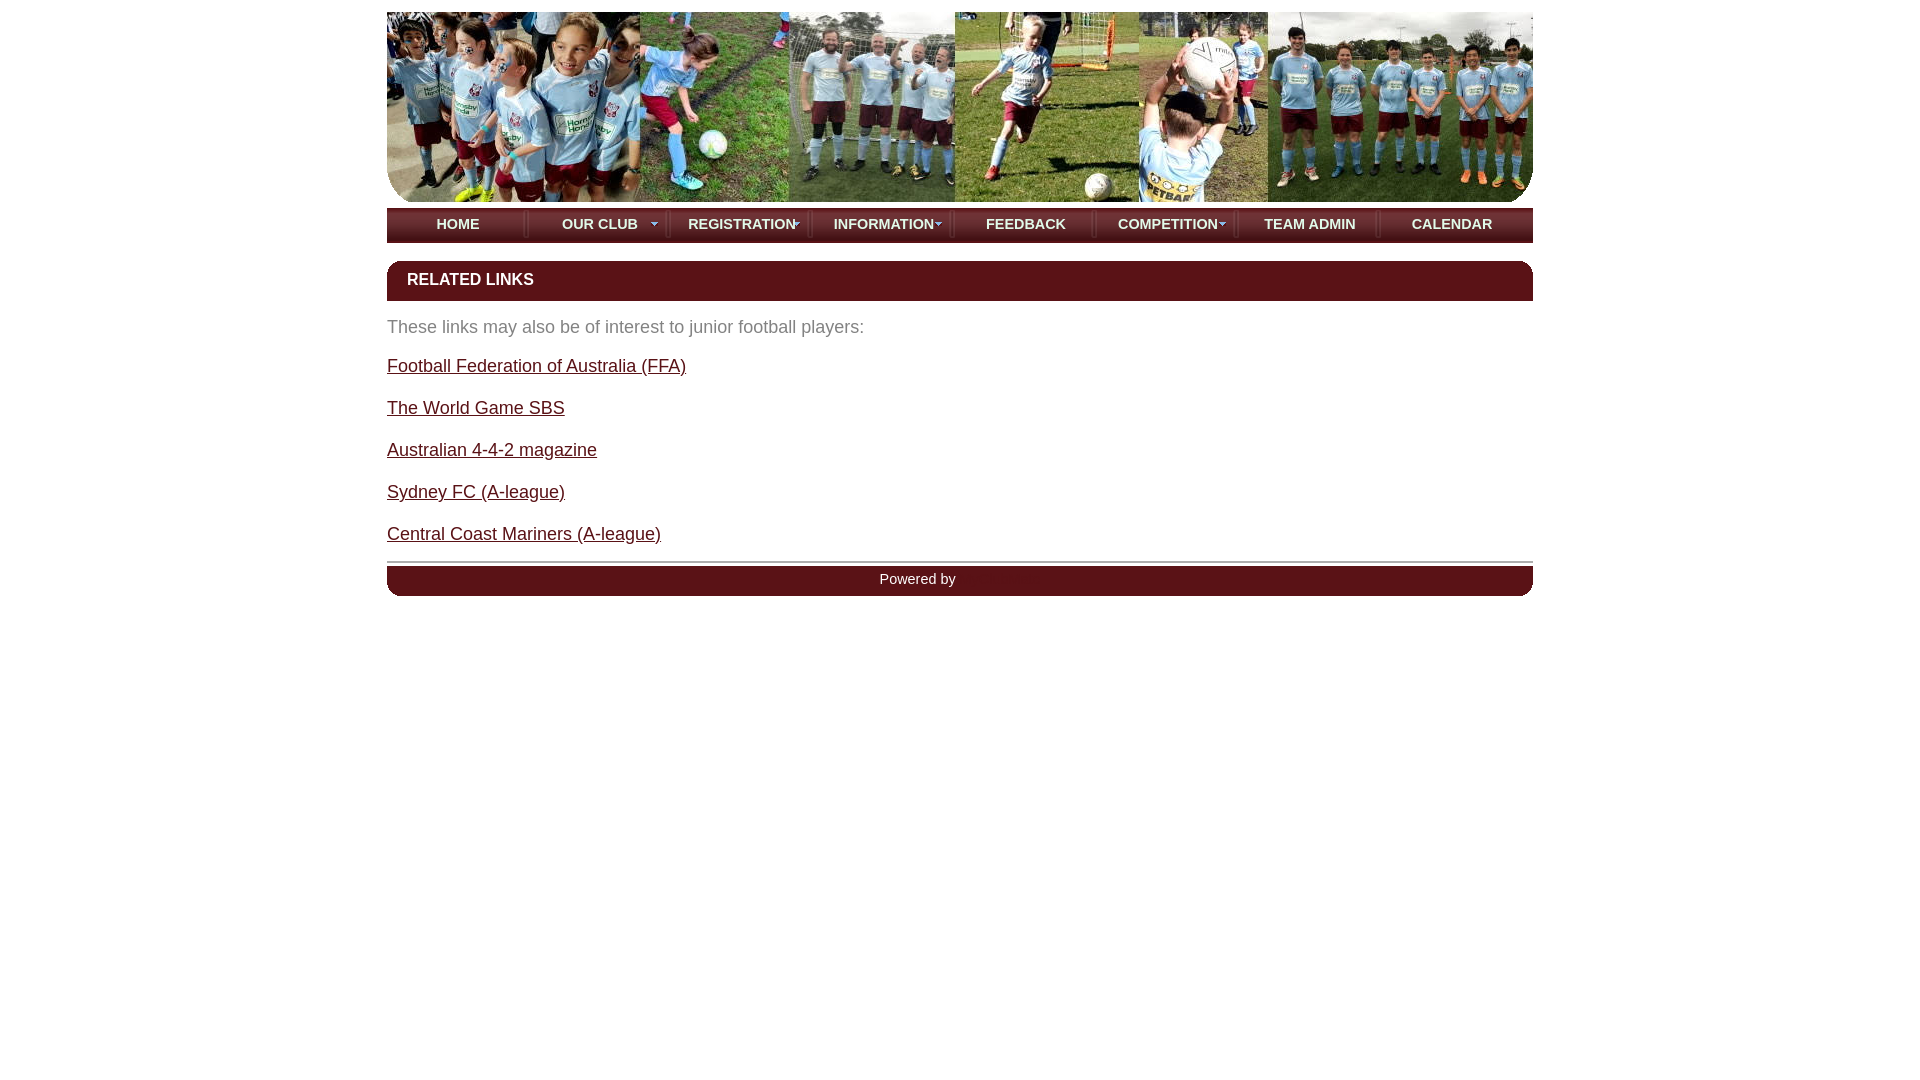 The width and height of the screenshot is (1920, 1080). Describe the element at coordinates (1026, 223) in the screenshot. I see `'FEEDBACK'` at that location.